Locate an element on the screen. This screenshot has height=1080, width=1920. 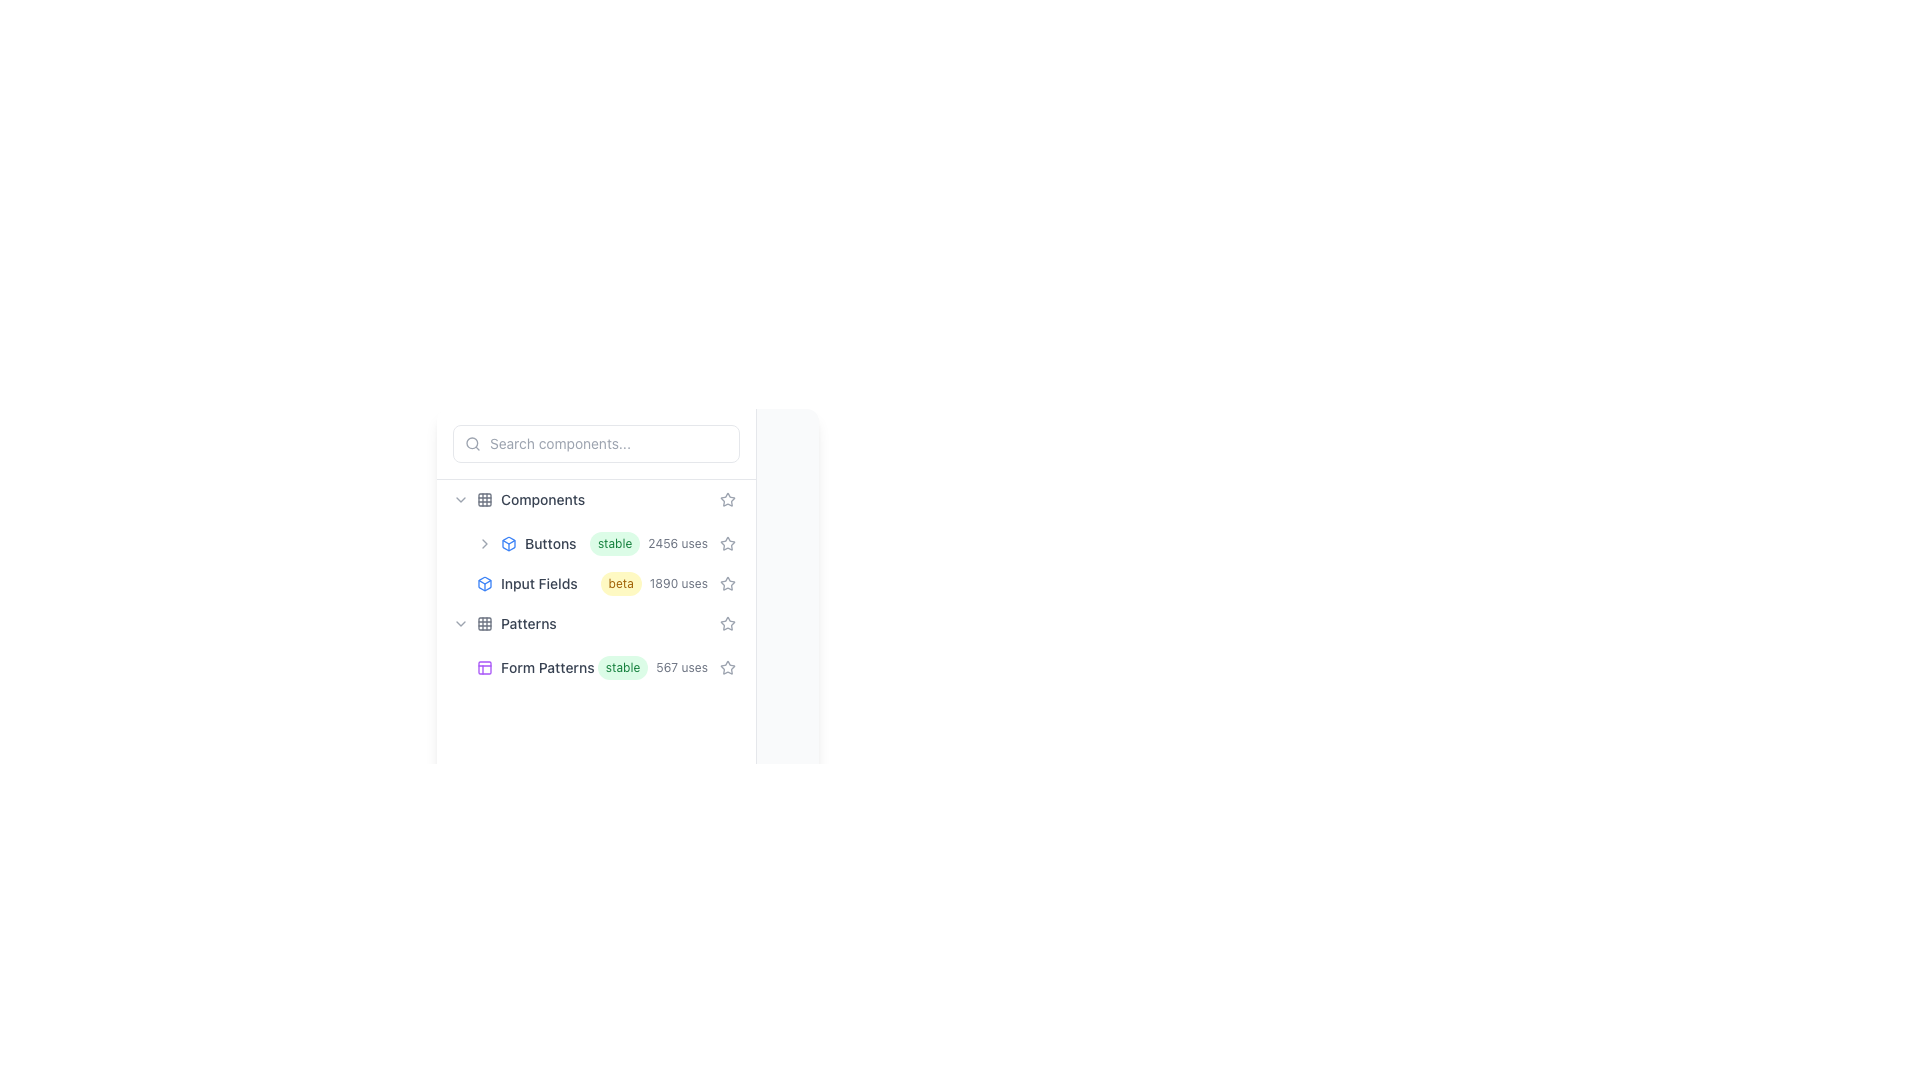
the arrow icon located to the left of the 'Buttons' text is located at coordinates (484, 543).